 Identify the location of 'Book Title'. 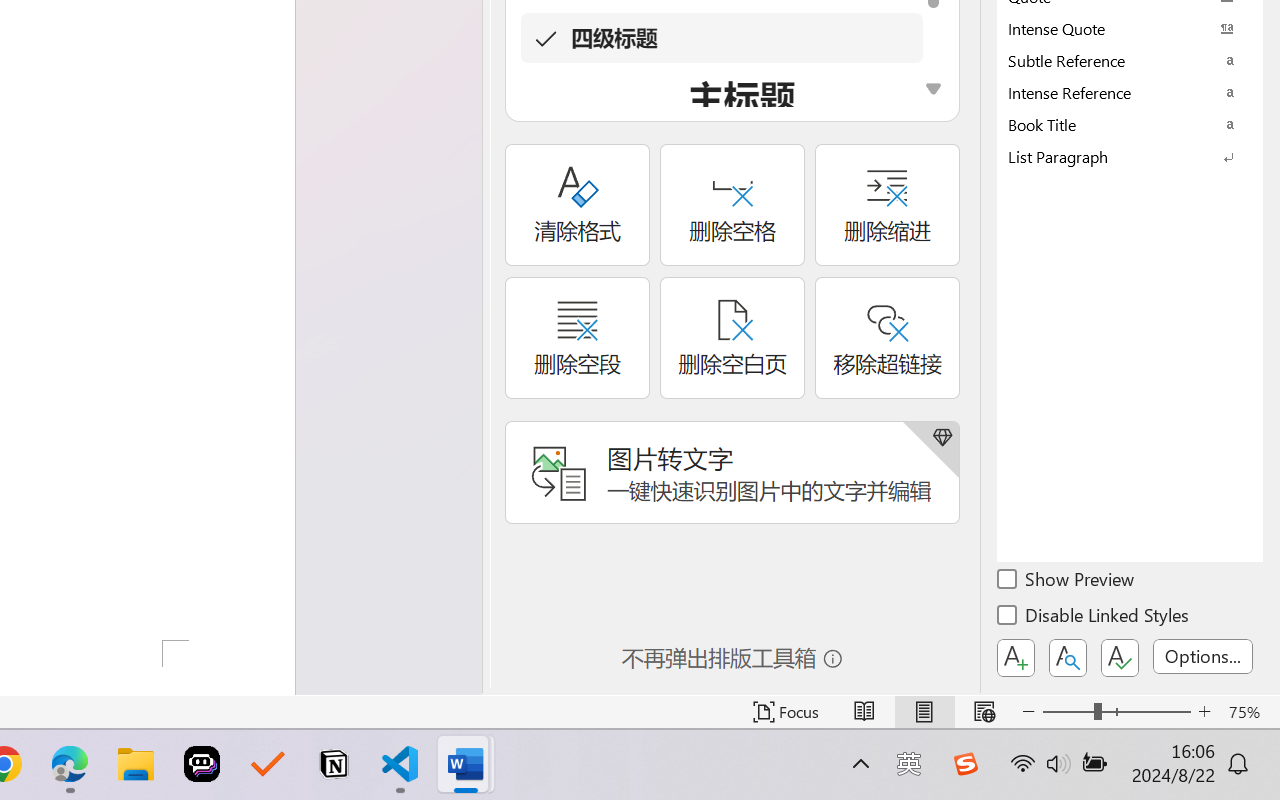
(1130, 123).